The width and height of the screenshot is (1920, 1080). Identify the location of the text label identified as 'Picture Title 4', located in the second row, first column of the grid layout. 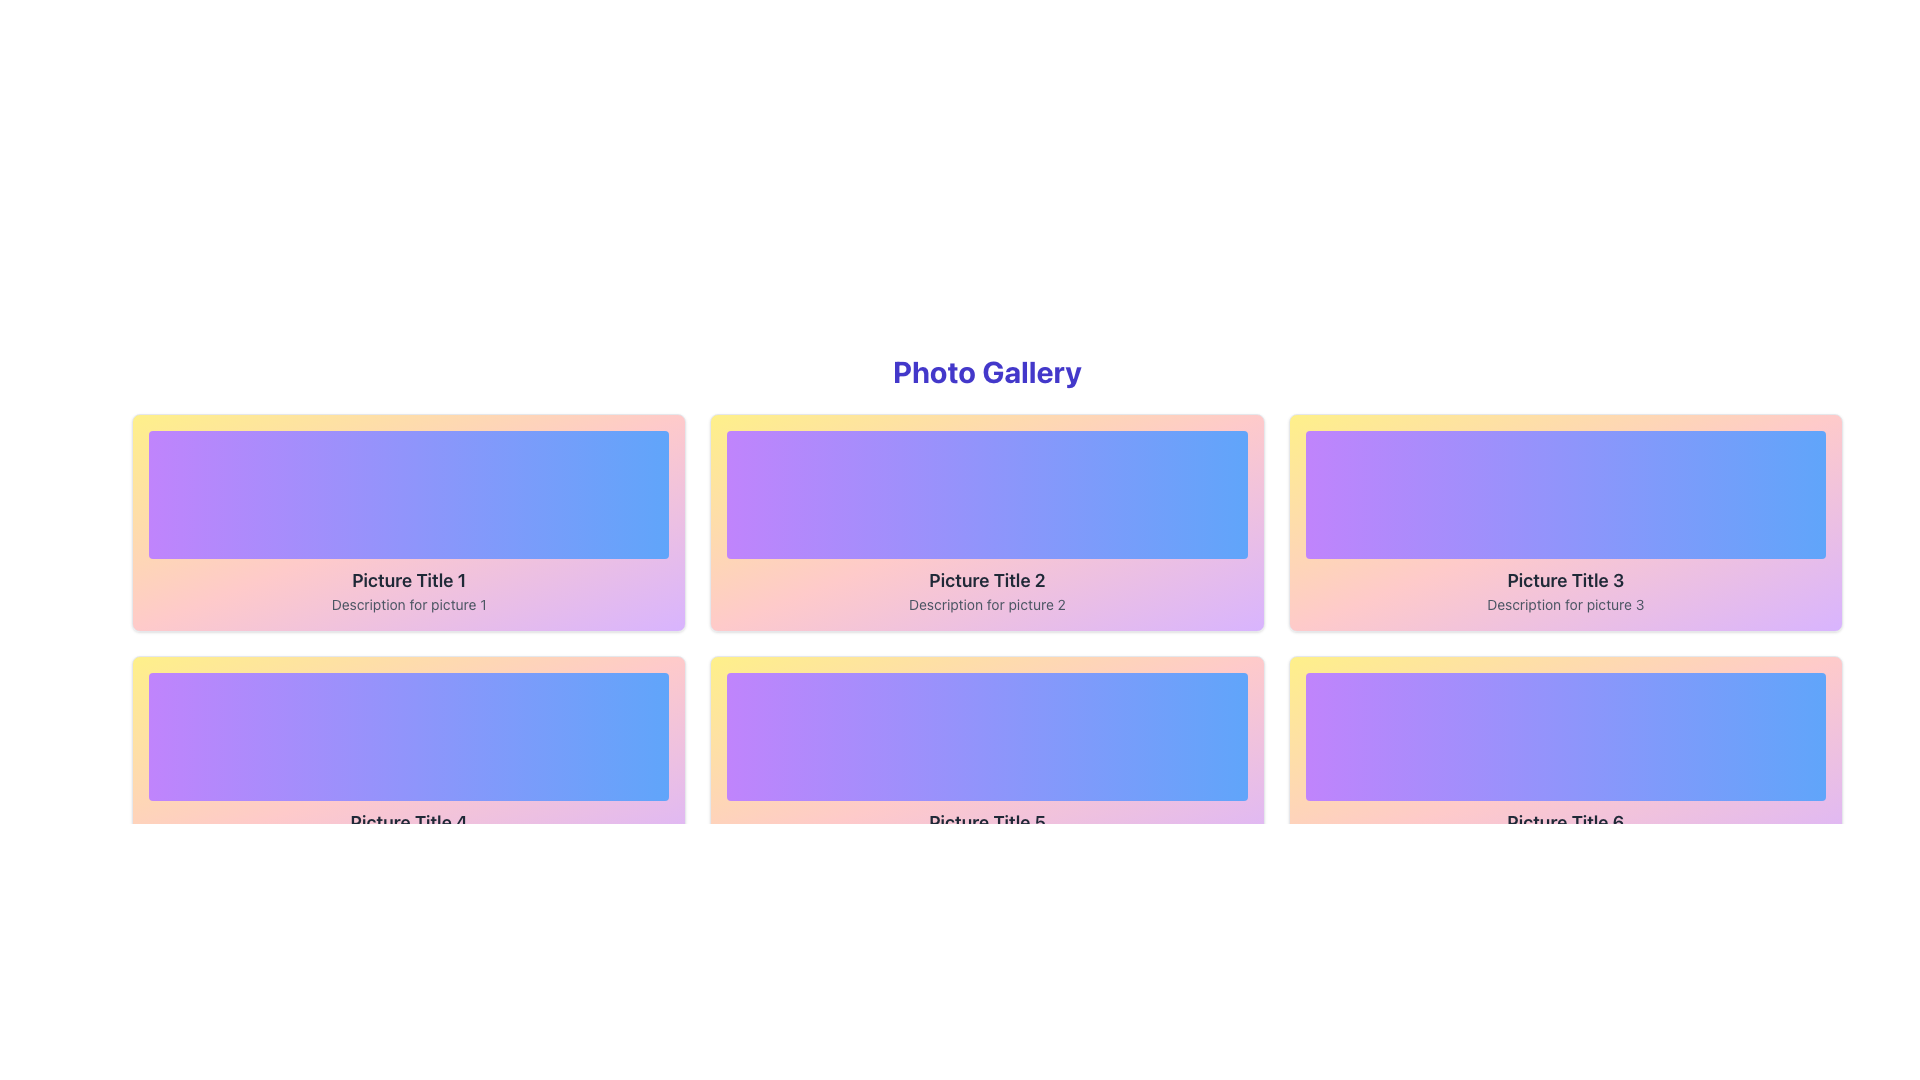
(408, 822).